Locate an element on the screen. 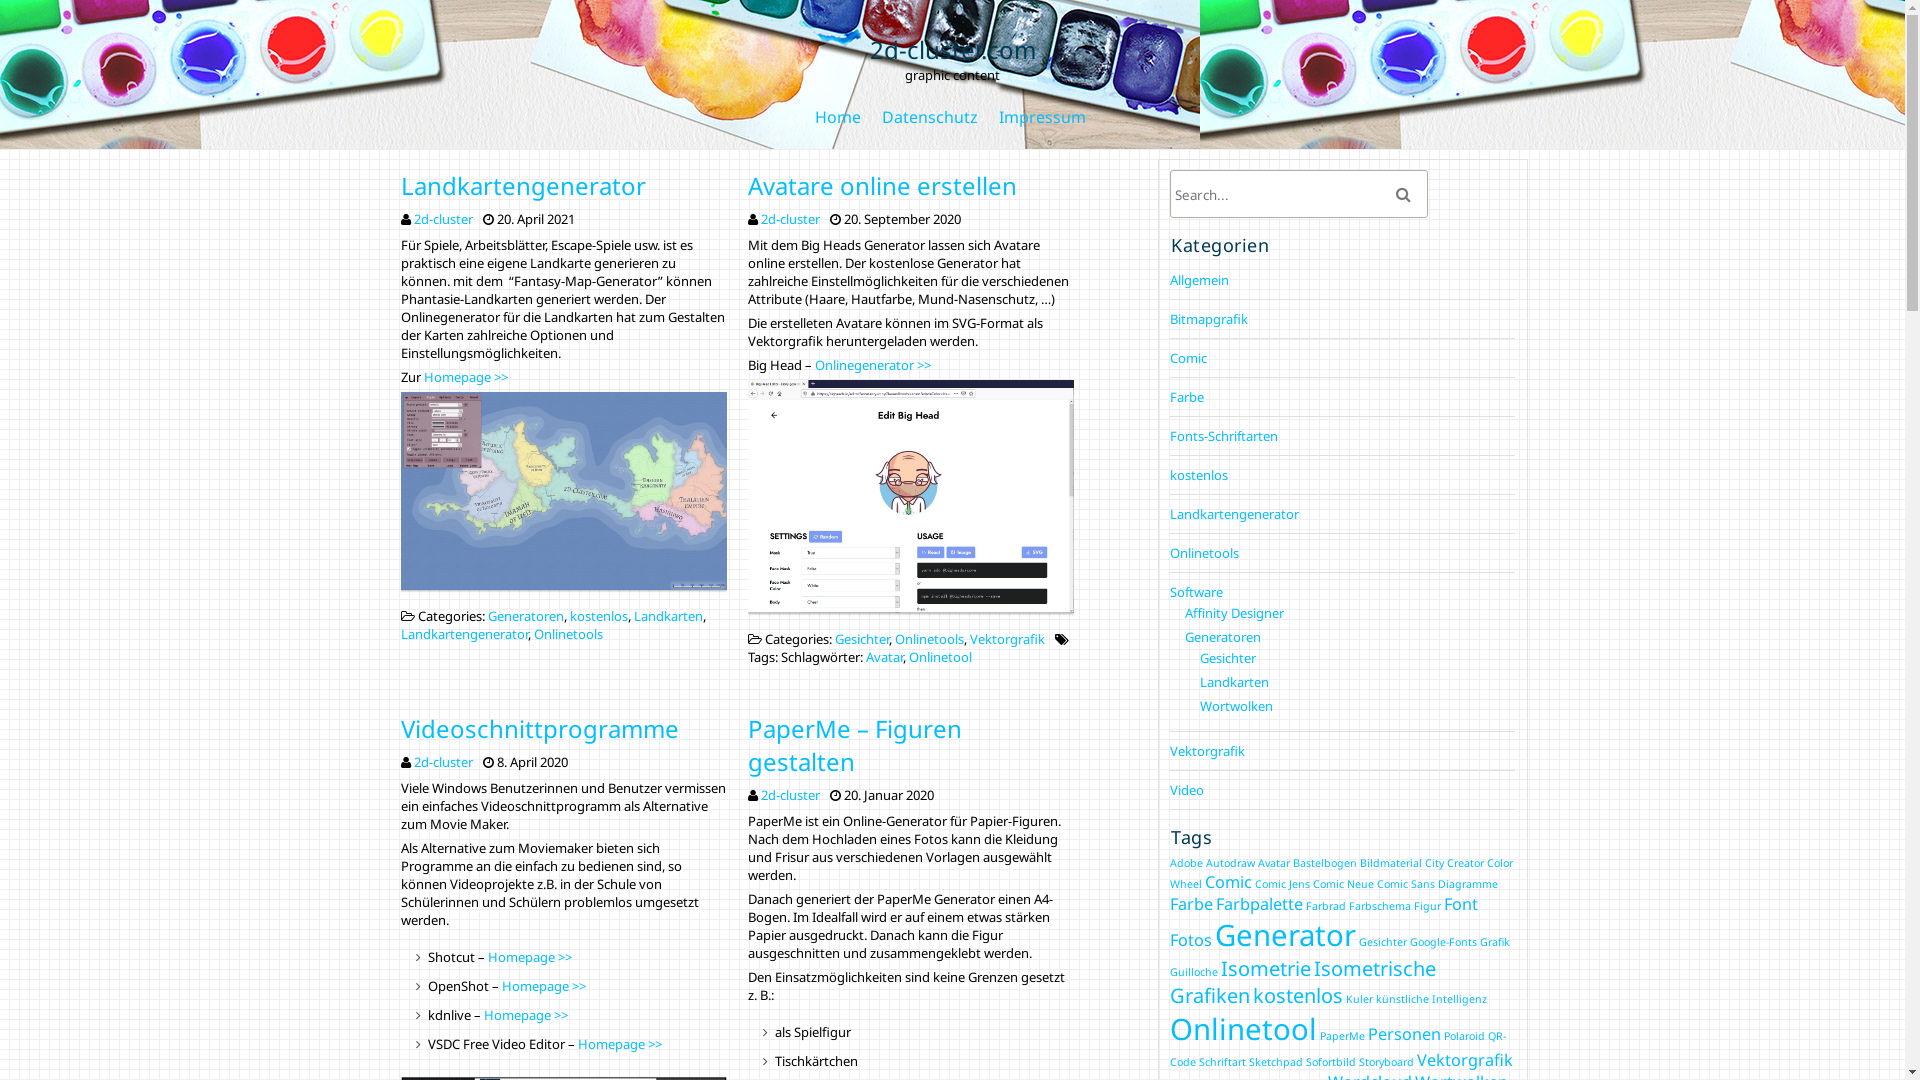 This screenshot has height=1080, width=1920. 'Font' is located at coordinates (1460, 903).